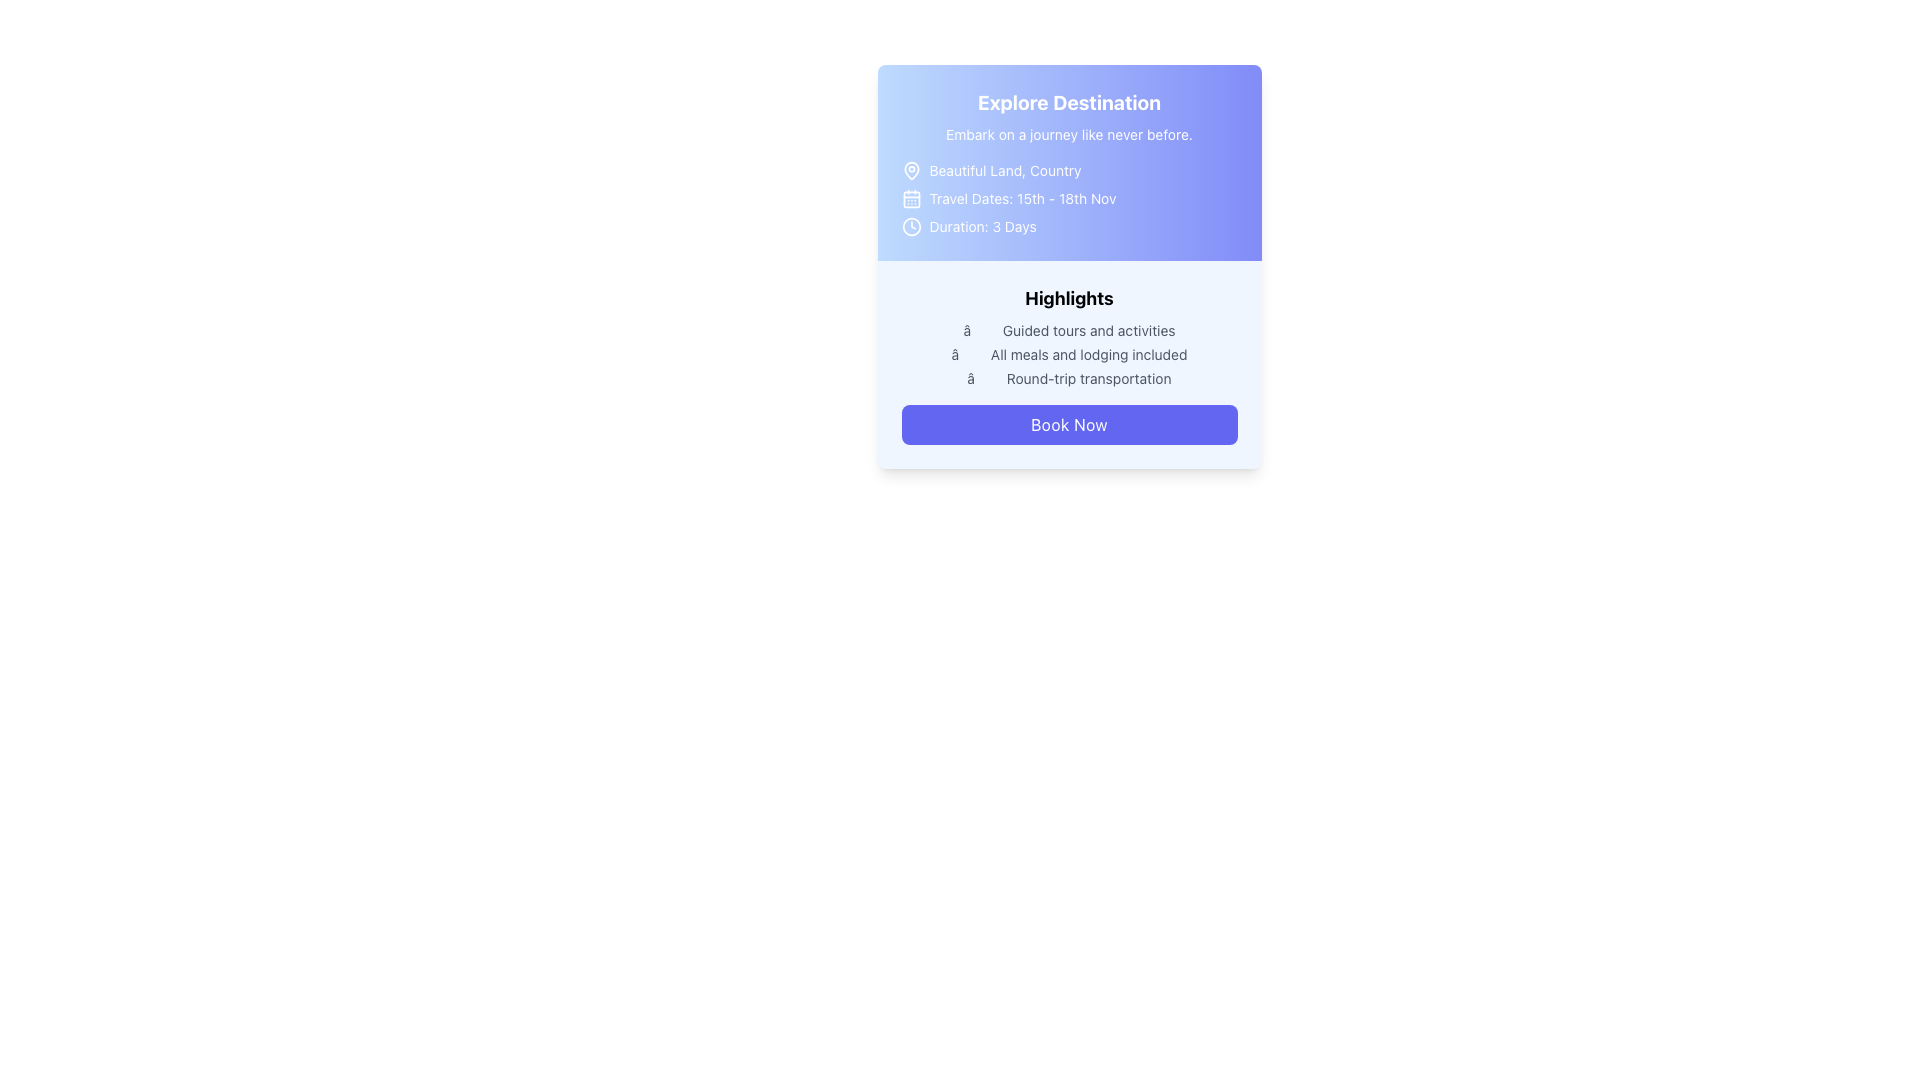 The height and width of the screenshot is (1080, 1920). Describe the element at coordinates (1068, 423) in the screenshot. I see `the 'Book Now' button, which is a rectangular element with a purple background and white bold text, located at the bottom of a card layout` at that location.